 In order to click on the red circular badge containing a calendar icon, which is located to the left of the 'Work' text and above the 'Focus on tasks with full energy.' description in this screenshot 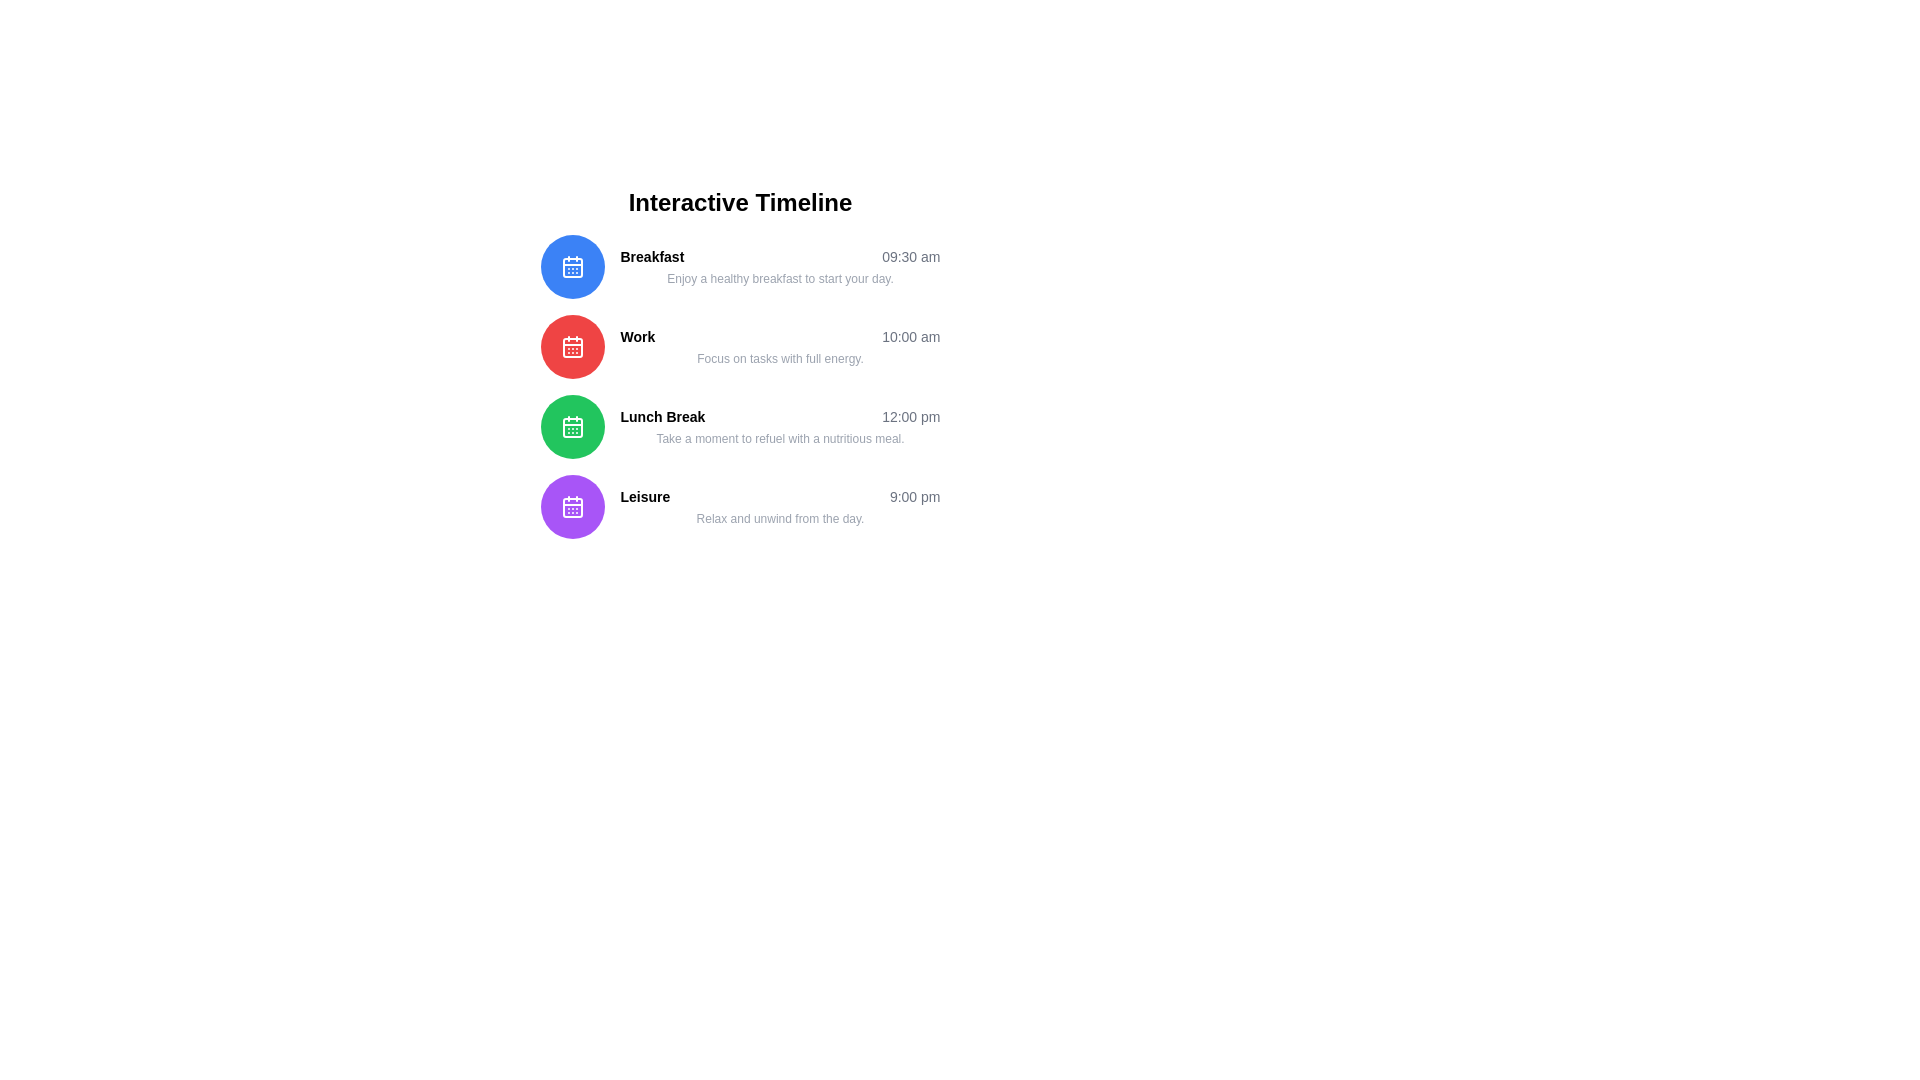, I will do `click(571, 346)`.